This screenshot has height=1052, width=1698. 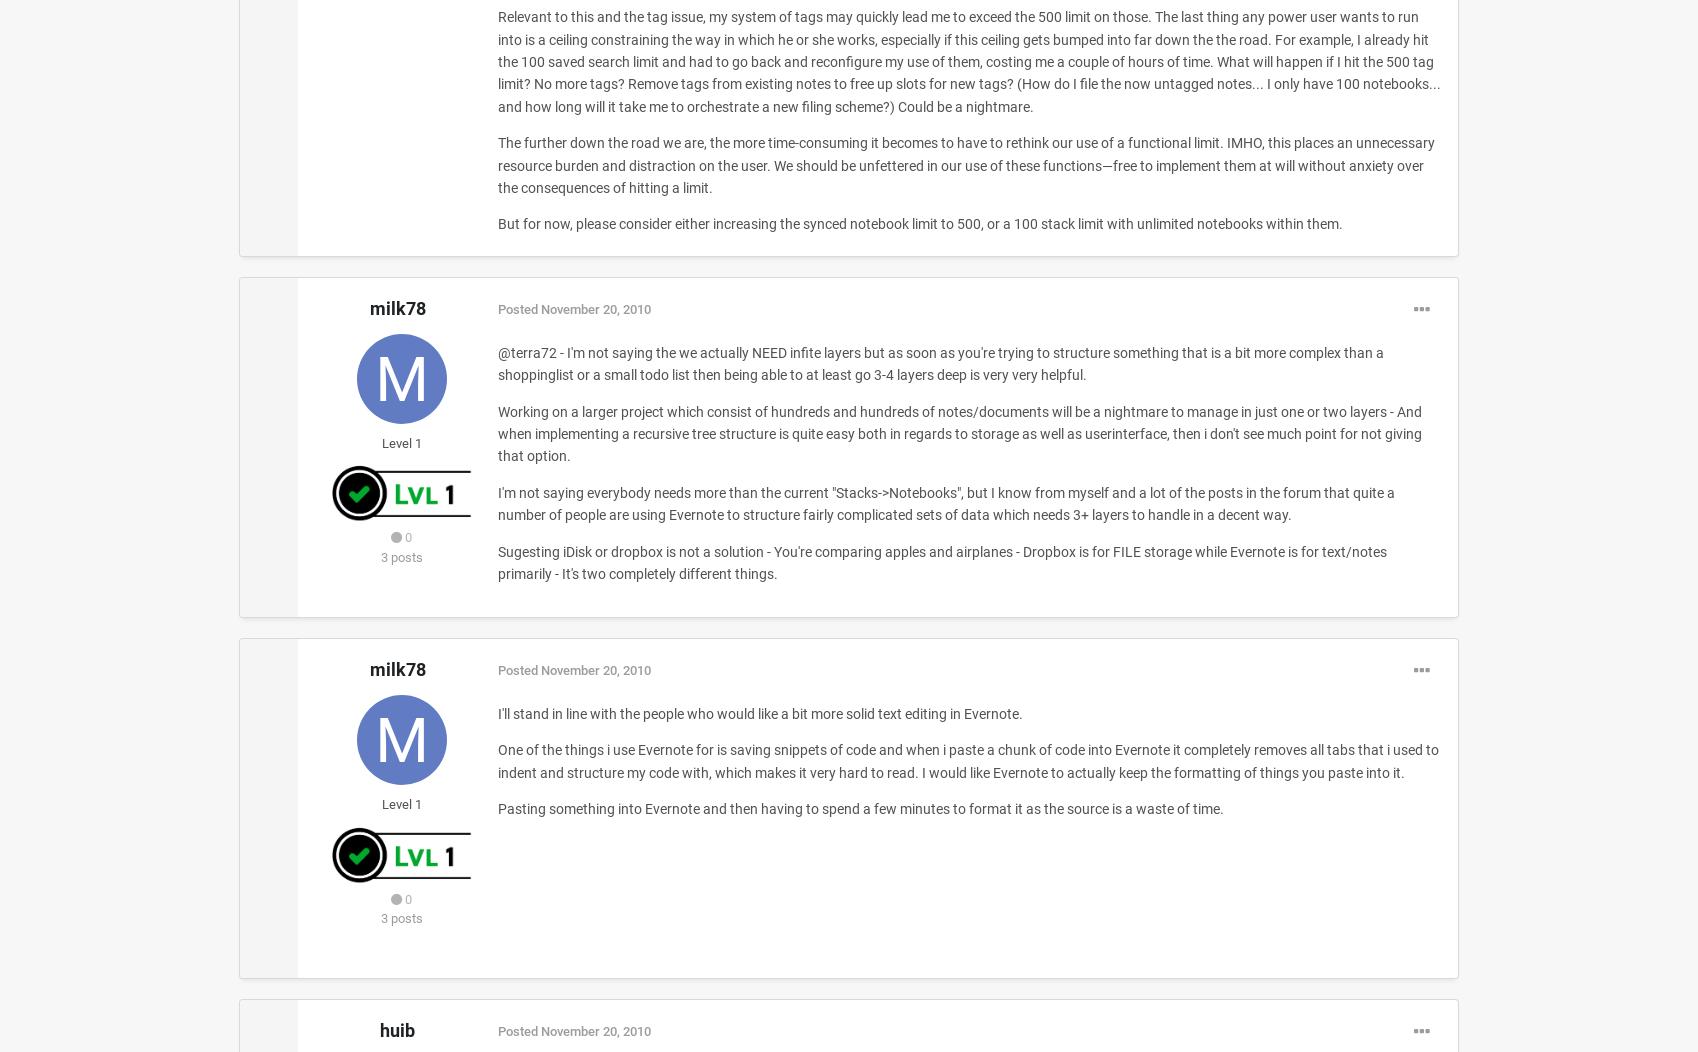 I want to click on 'Working on a larger project which consist of hundreds and hundreds of notes/documents will be a nightmare to manage in just one or two layers - And when implementing a recursive tree structure is quite easy both in regards to storage as well as userinterface, then i don't see much point for not giving that option.', so click(x=958, y=432).